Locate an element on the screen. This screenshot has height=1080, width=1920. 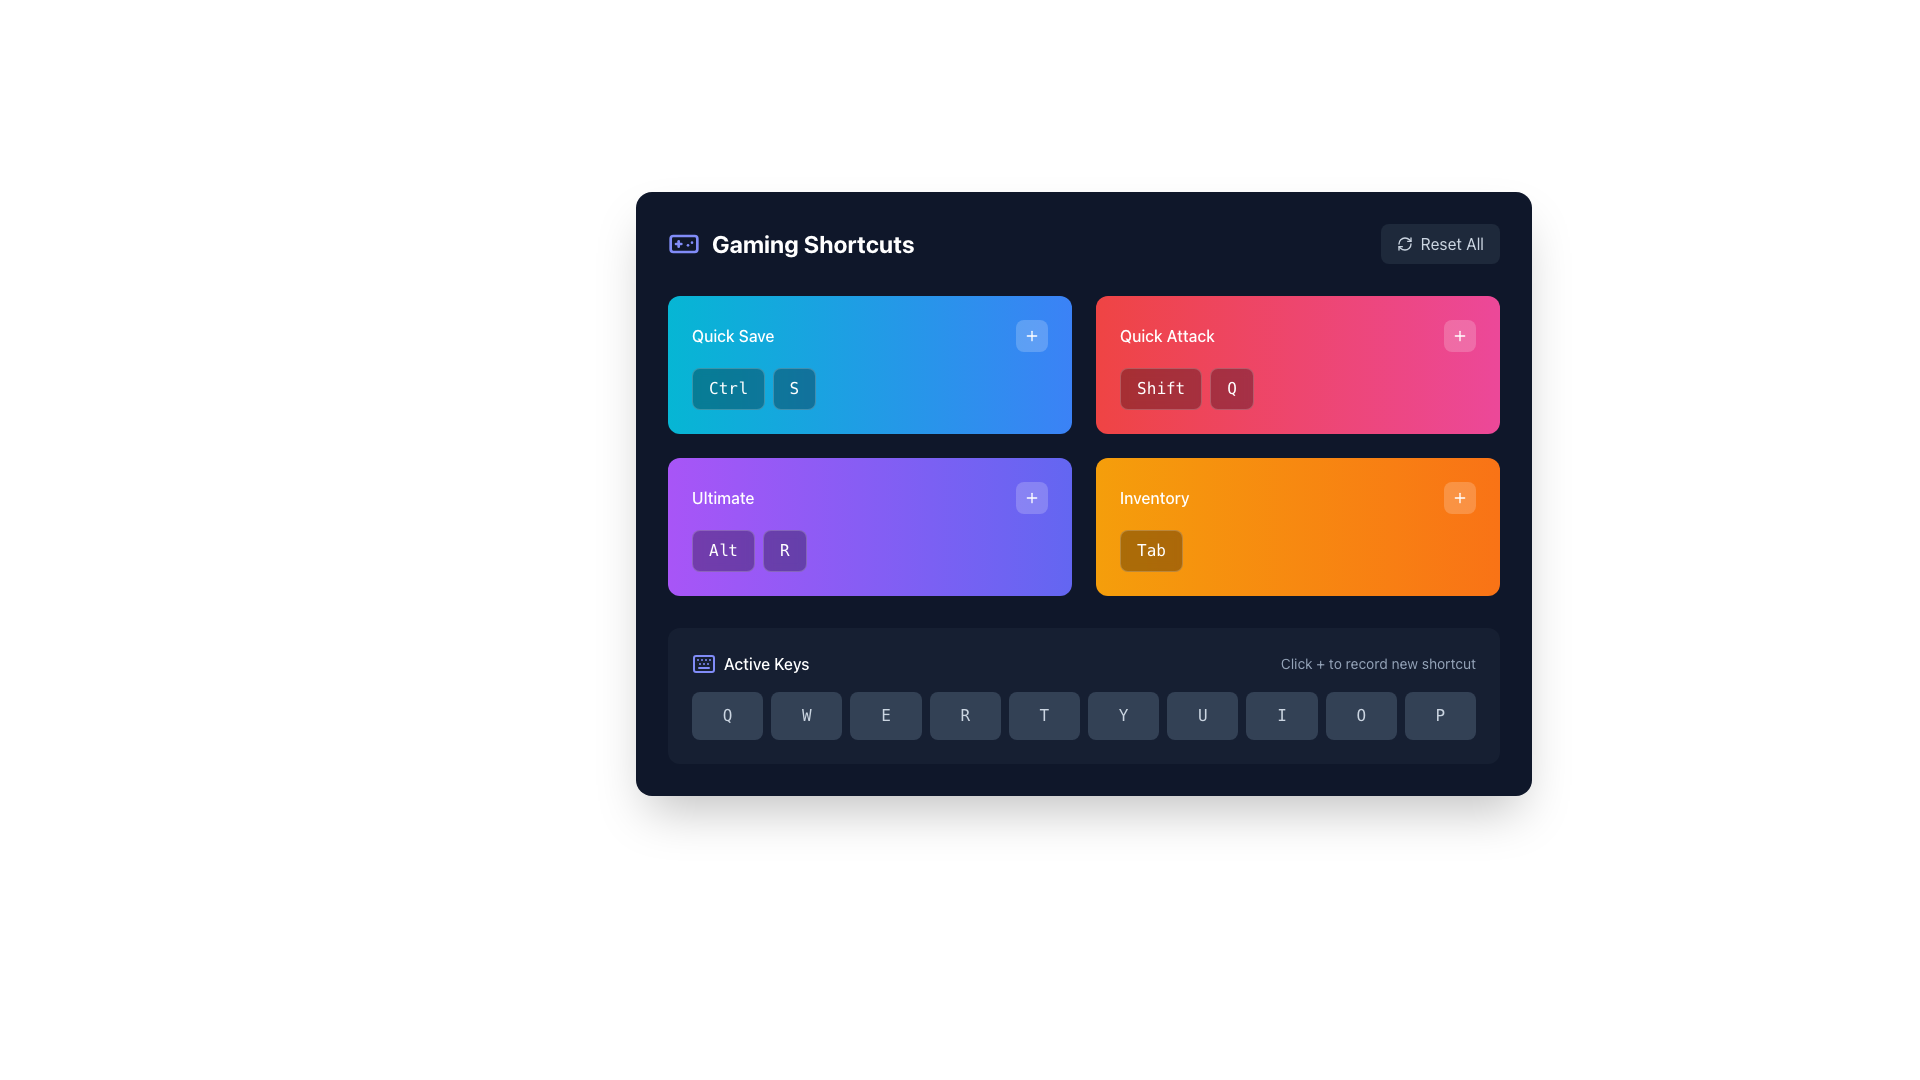
the button labeled 'Q', which is the leftmost button in a horizontal grid of buttons near the bottom of the interface is located at coordinates (726, 715).